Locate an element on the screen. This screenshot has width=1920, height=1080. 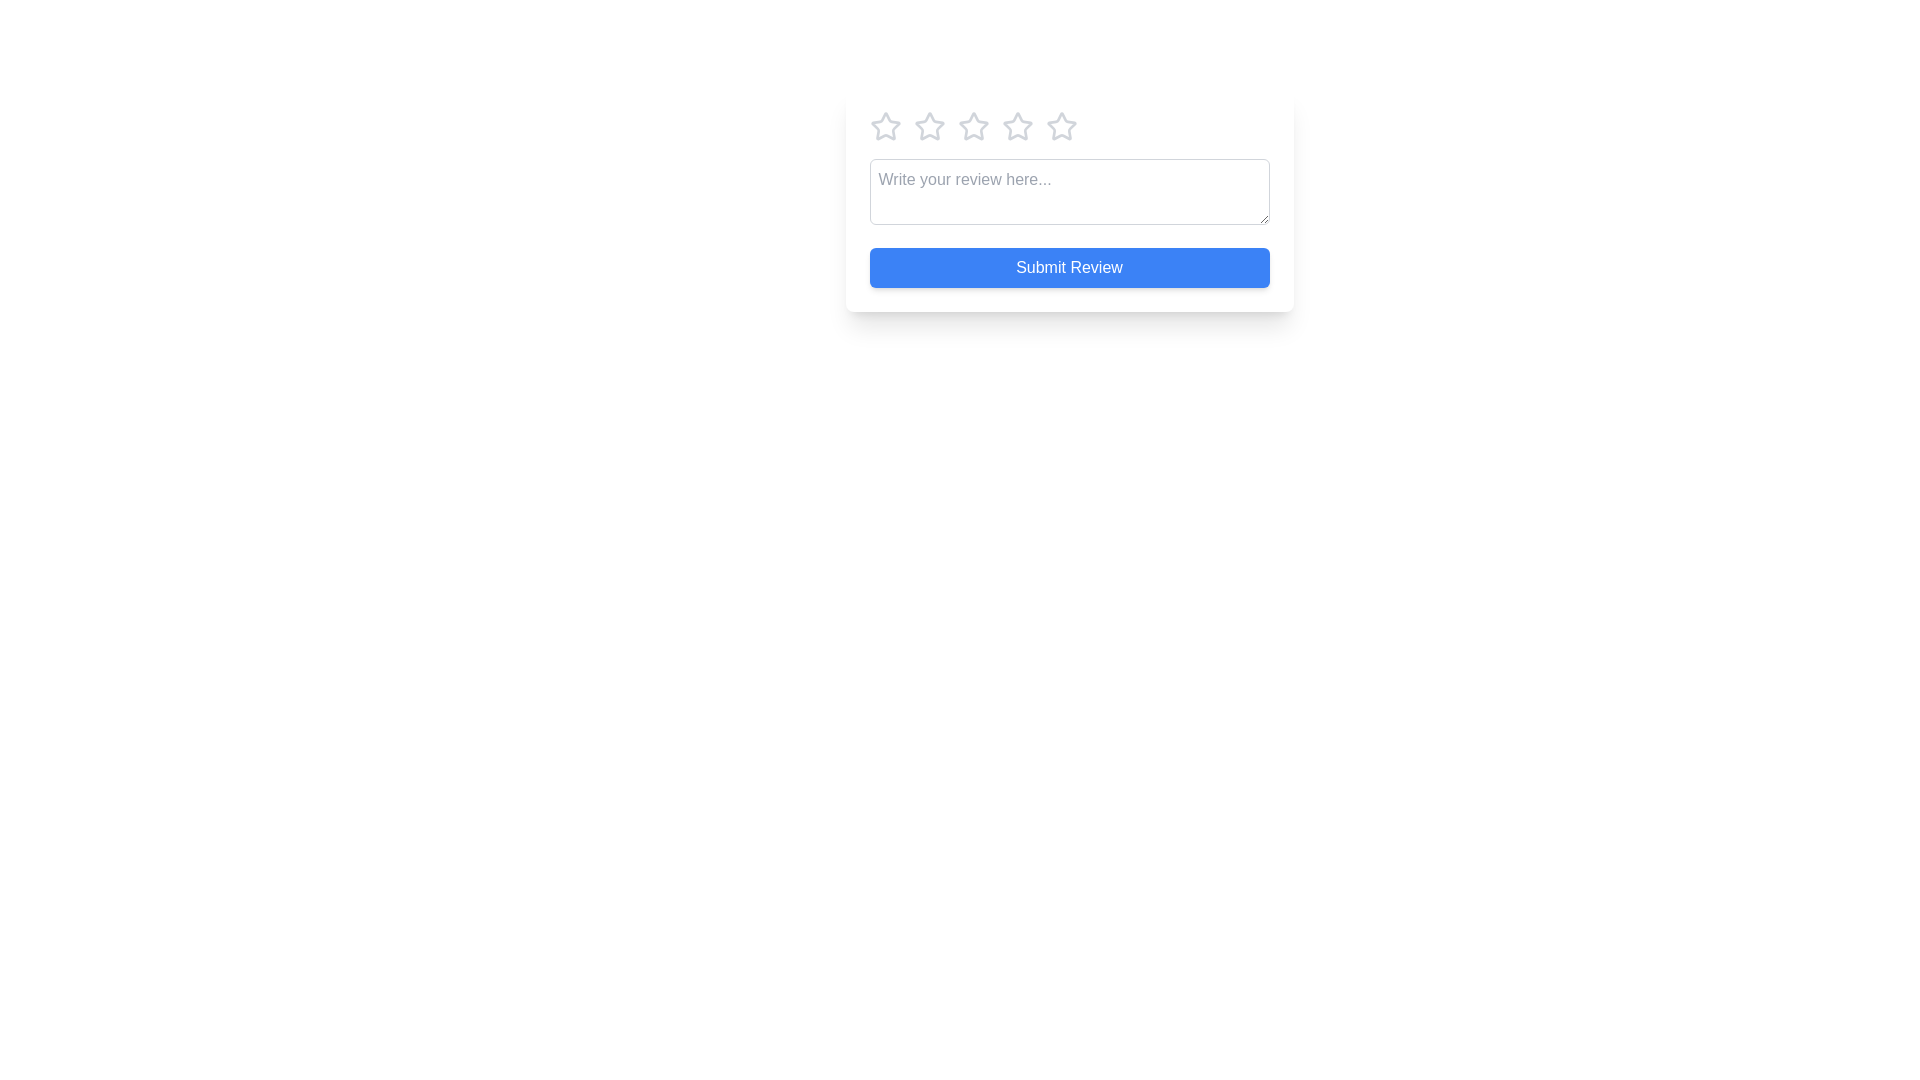
the fourth star icon in the star-based rating system is located at coordinates (1060, 126).